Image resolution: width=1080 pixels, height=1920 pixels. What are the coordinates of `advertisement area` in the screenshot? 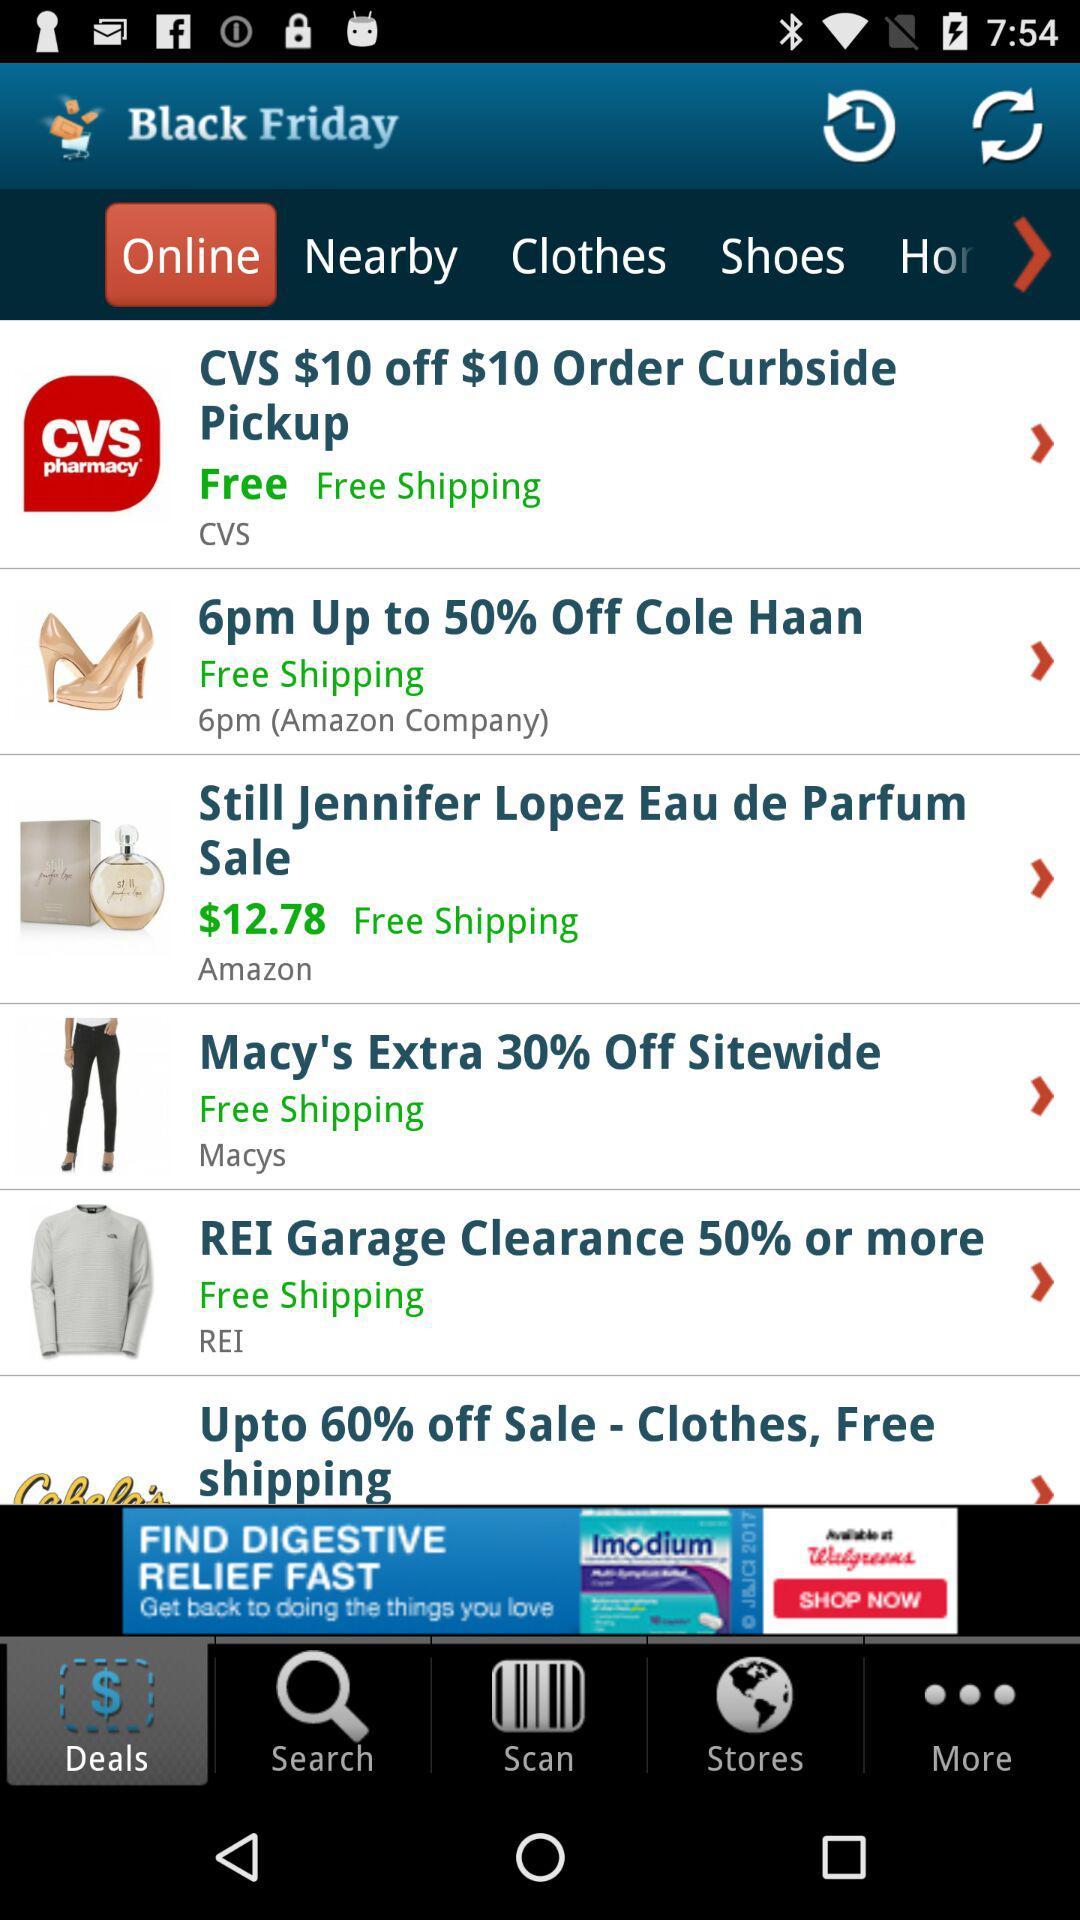 It's located at (540, 1569).